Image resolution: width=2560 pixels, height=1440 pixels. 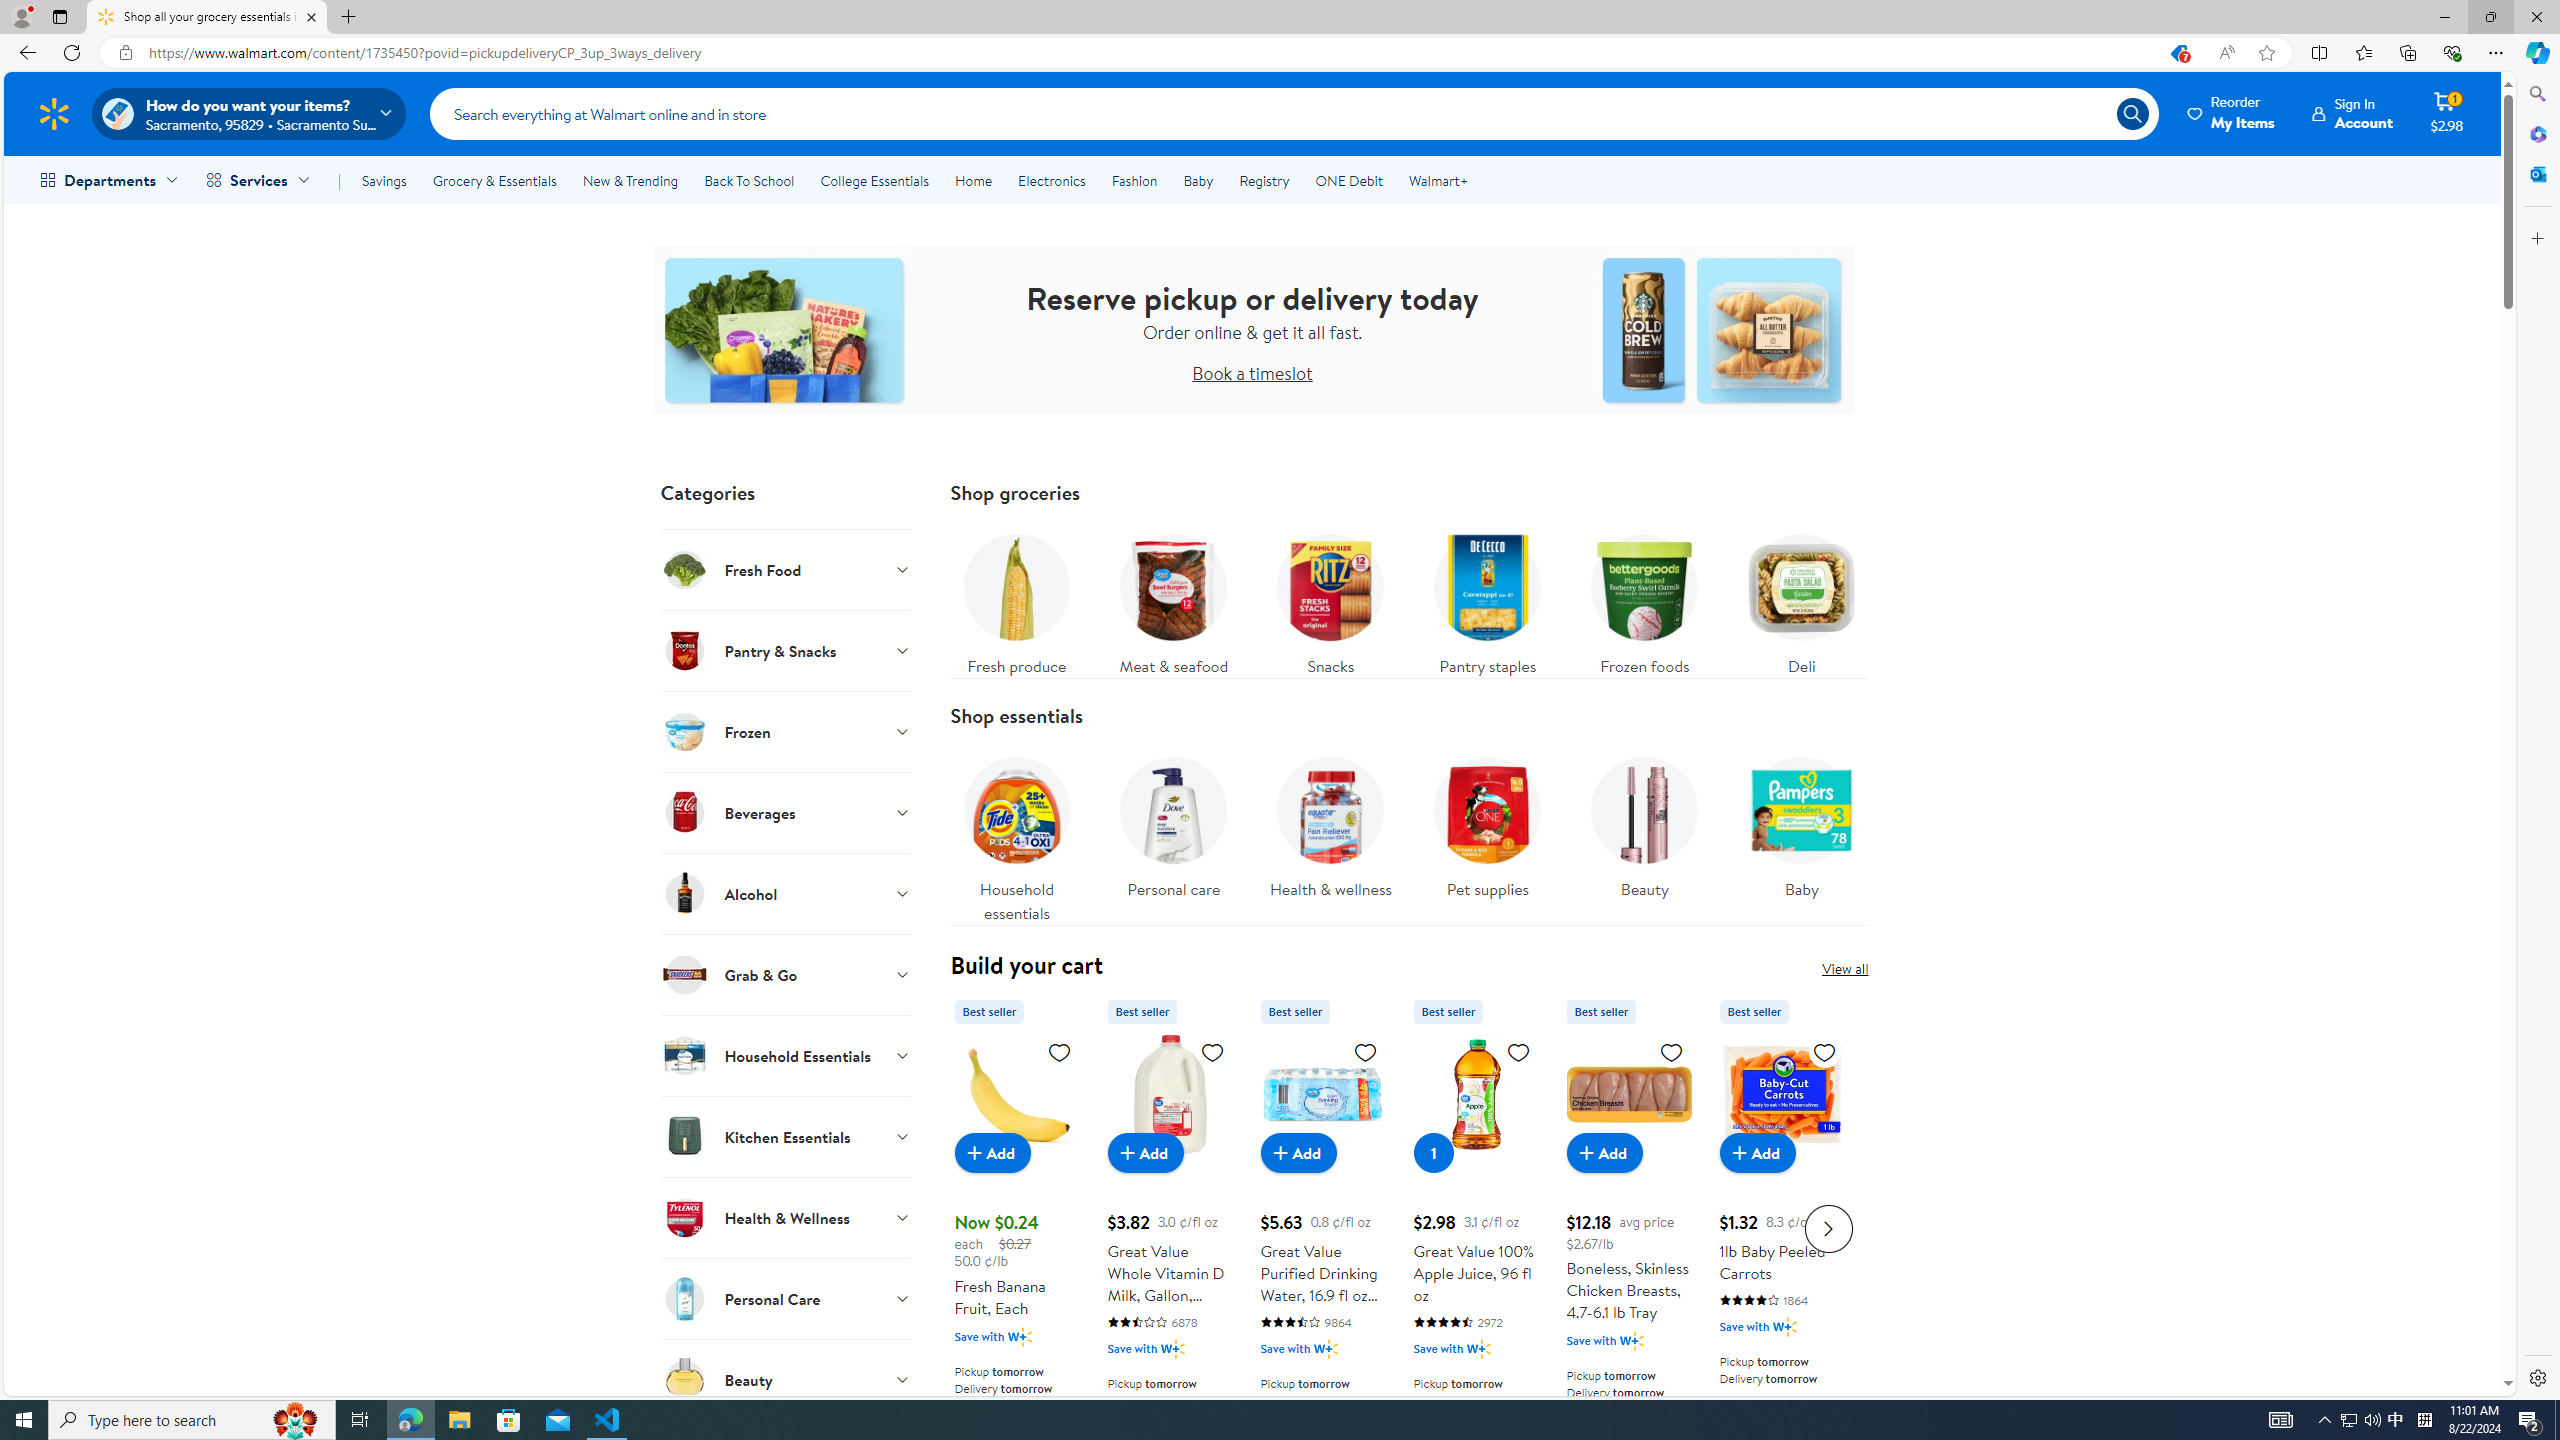 I want to click on 'ONE Debit', so click(x=1349, y=180).